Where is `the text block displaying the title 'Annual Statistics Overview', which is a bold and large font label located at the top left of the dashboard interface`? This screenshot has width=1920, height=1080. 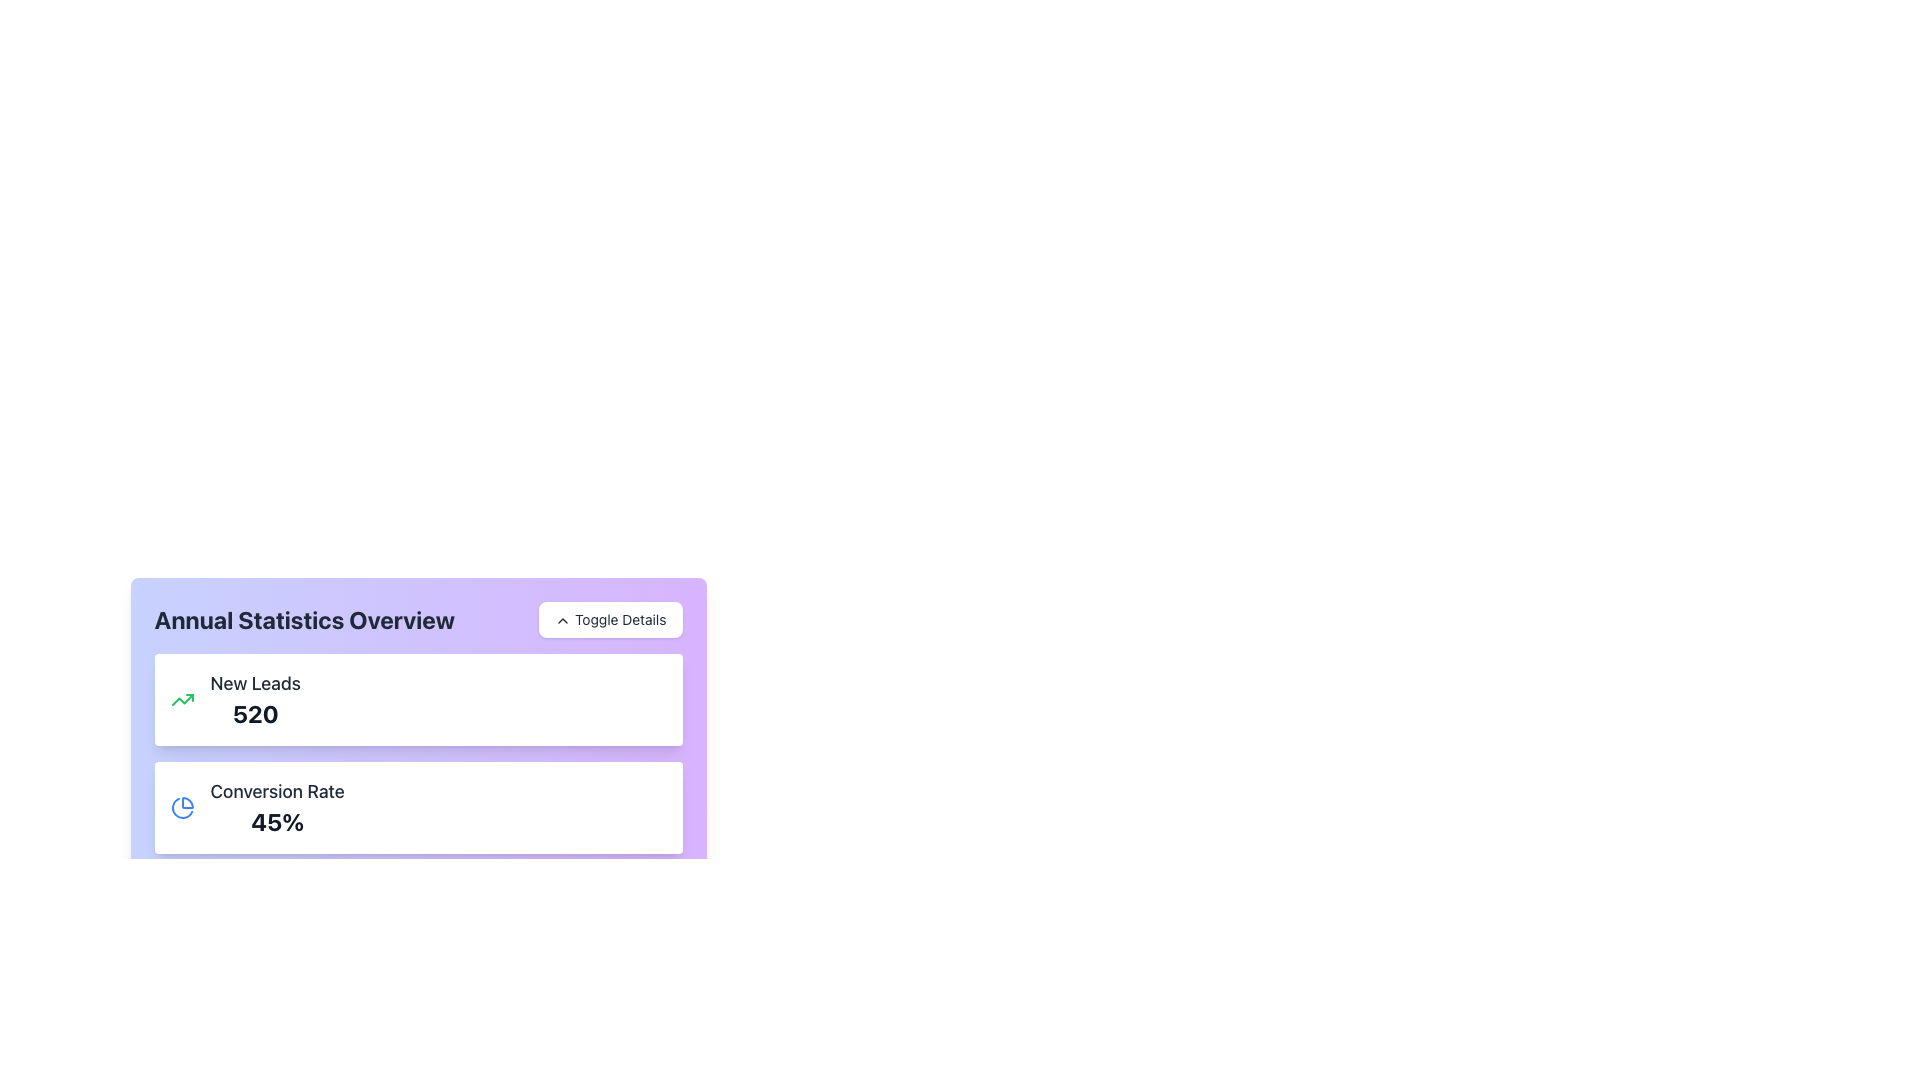
the text block displaying the title 'Annual Statistics Overview', which is a bold and large font label located at the top left of the dashboard interface is located at coordinates (303, 619).